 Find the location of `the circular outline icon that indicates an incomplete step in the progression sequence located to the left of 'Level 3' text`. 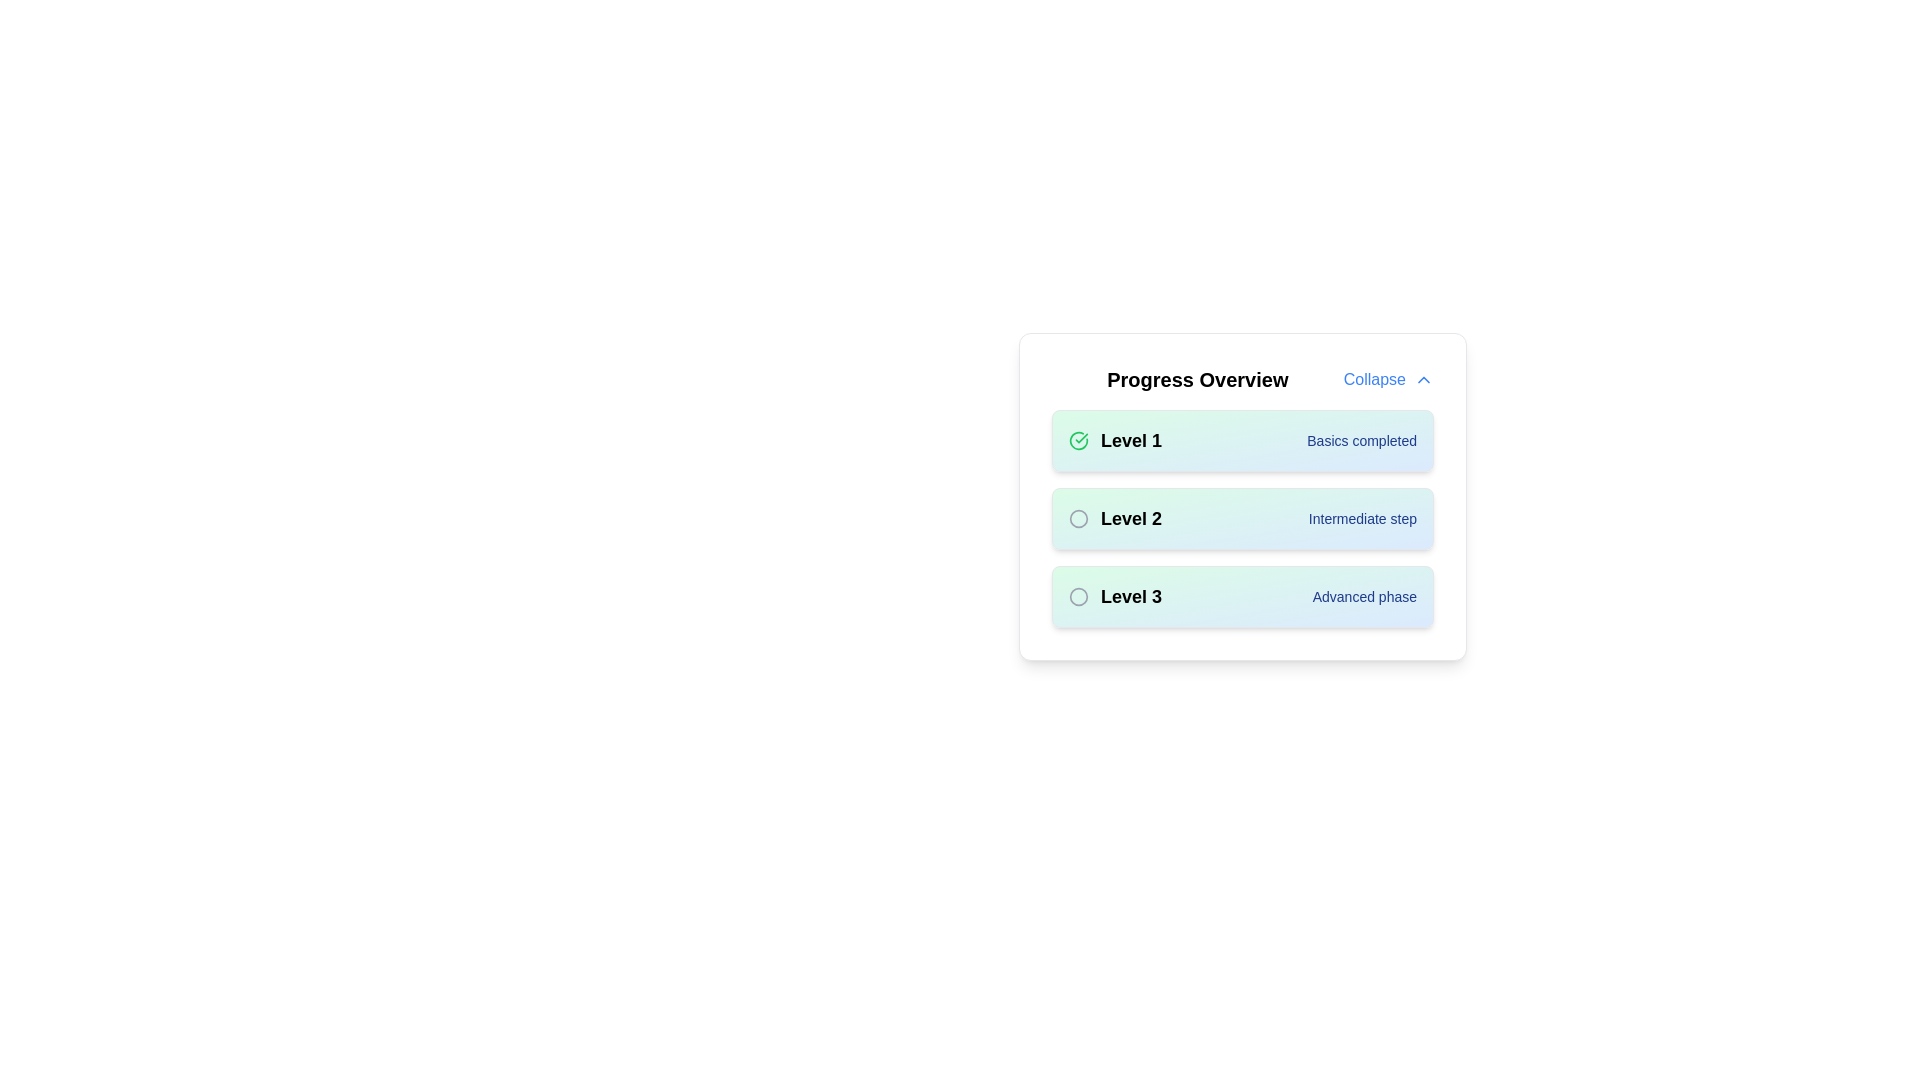

the circular outline icon that indicates an incomplete step in the progression sequence located to the left of 'Level 3' text is located at coordinates (1078, 596).